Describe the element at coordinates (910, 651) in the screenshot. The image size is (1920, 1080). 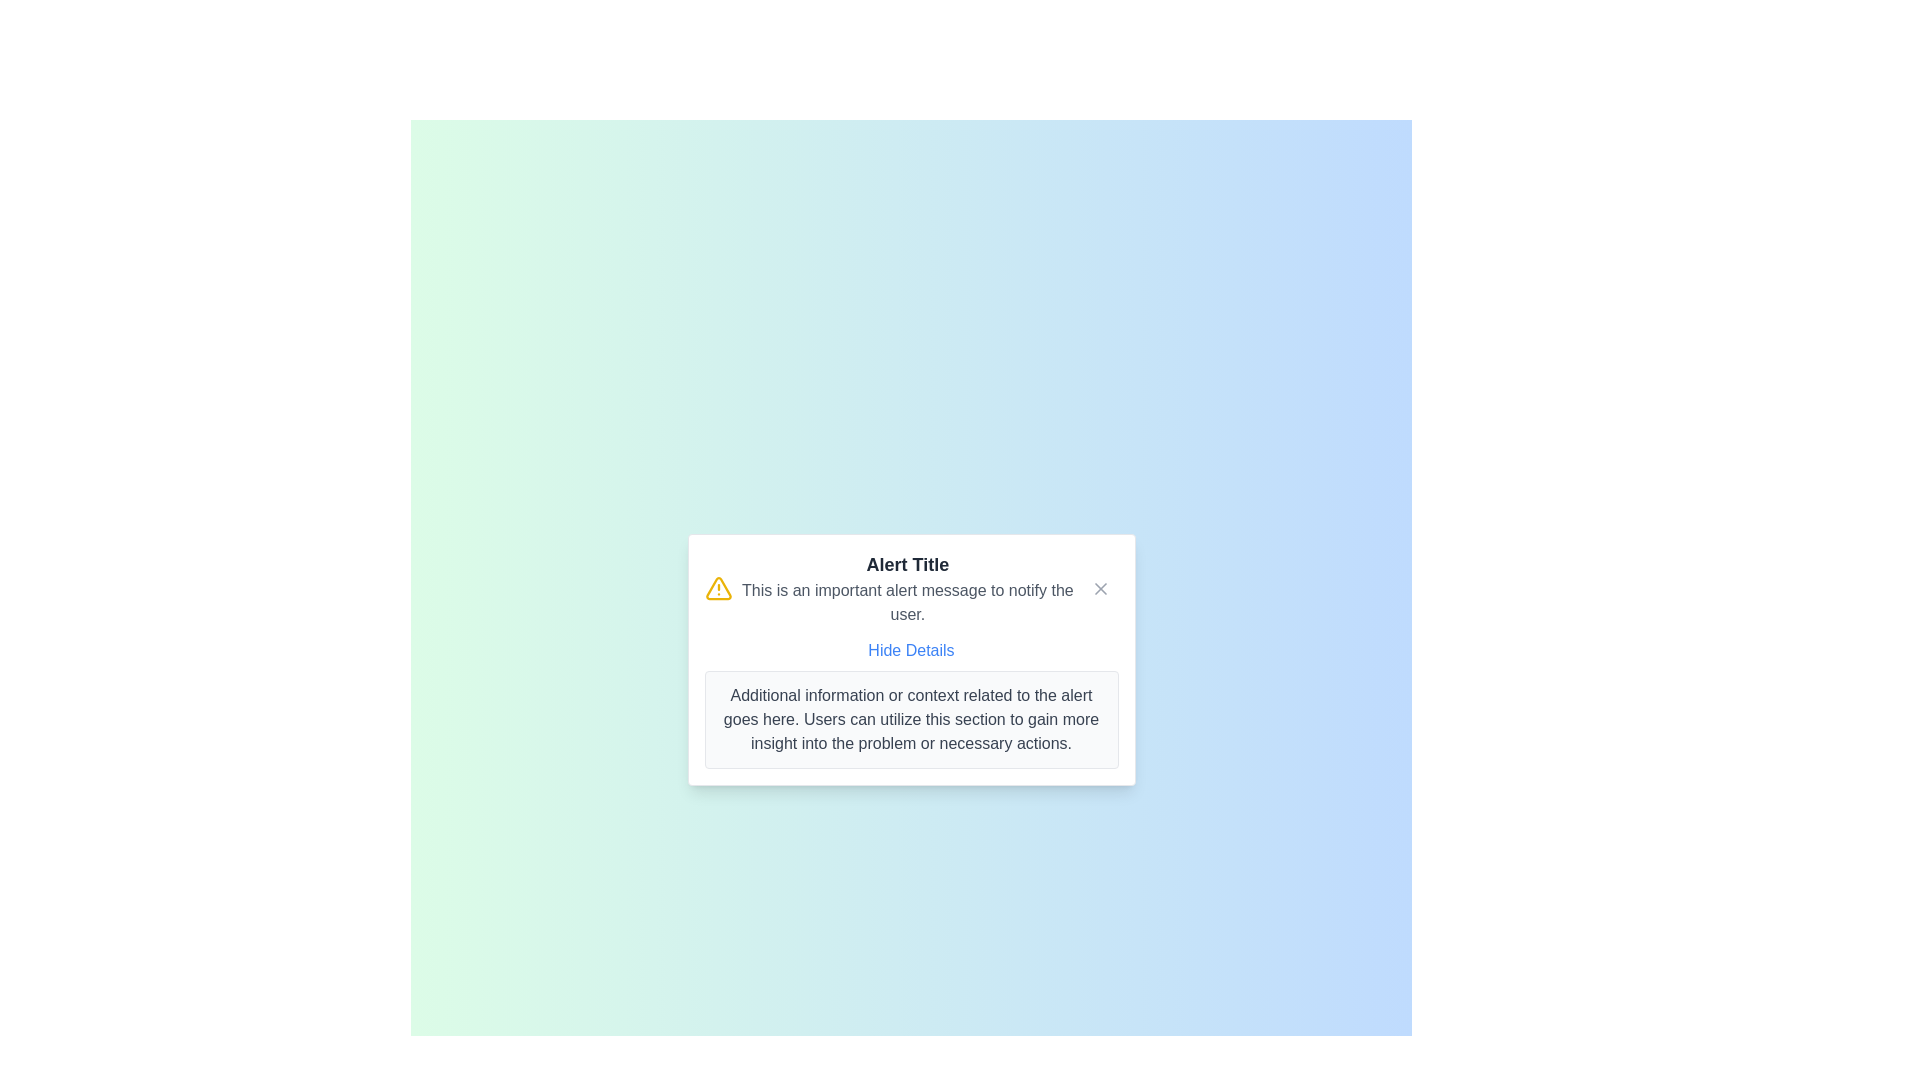
I see `the 'Hide Details' button to toggle the visibility of the alert details section` at that location.